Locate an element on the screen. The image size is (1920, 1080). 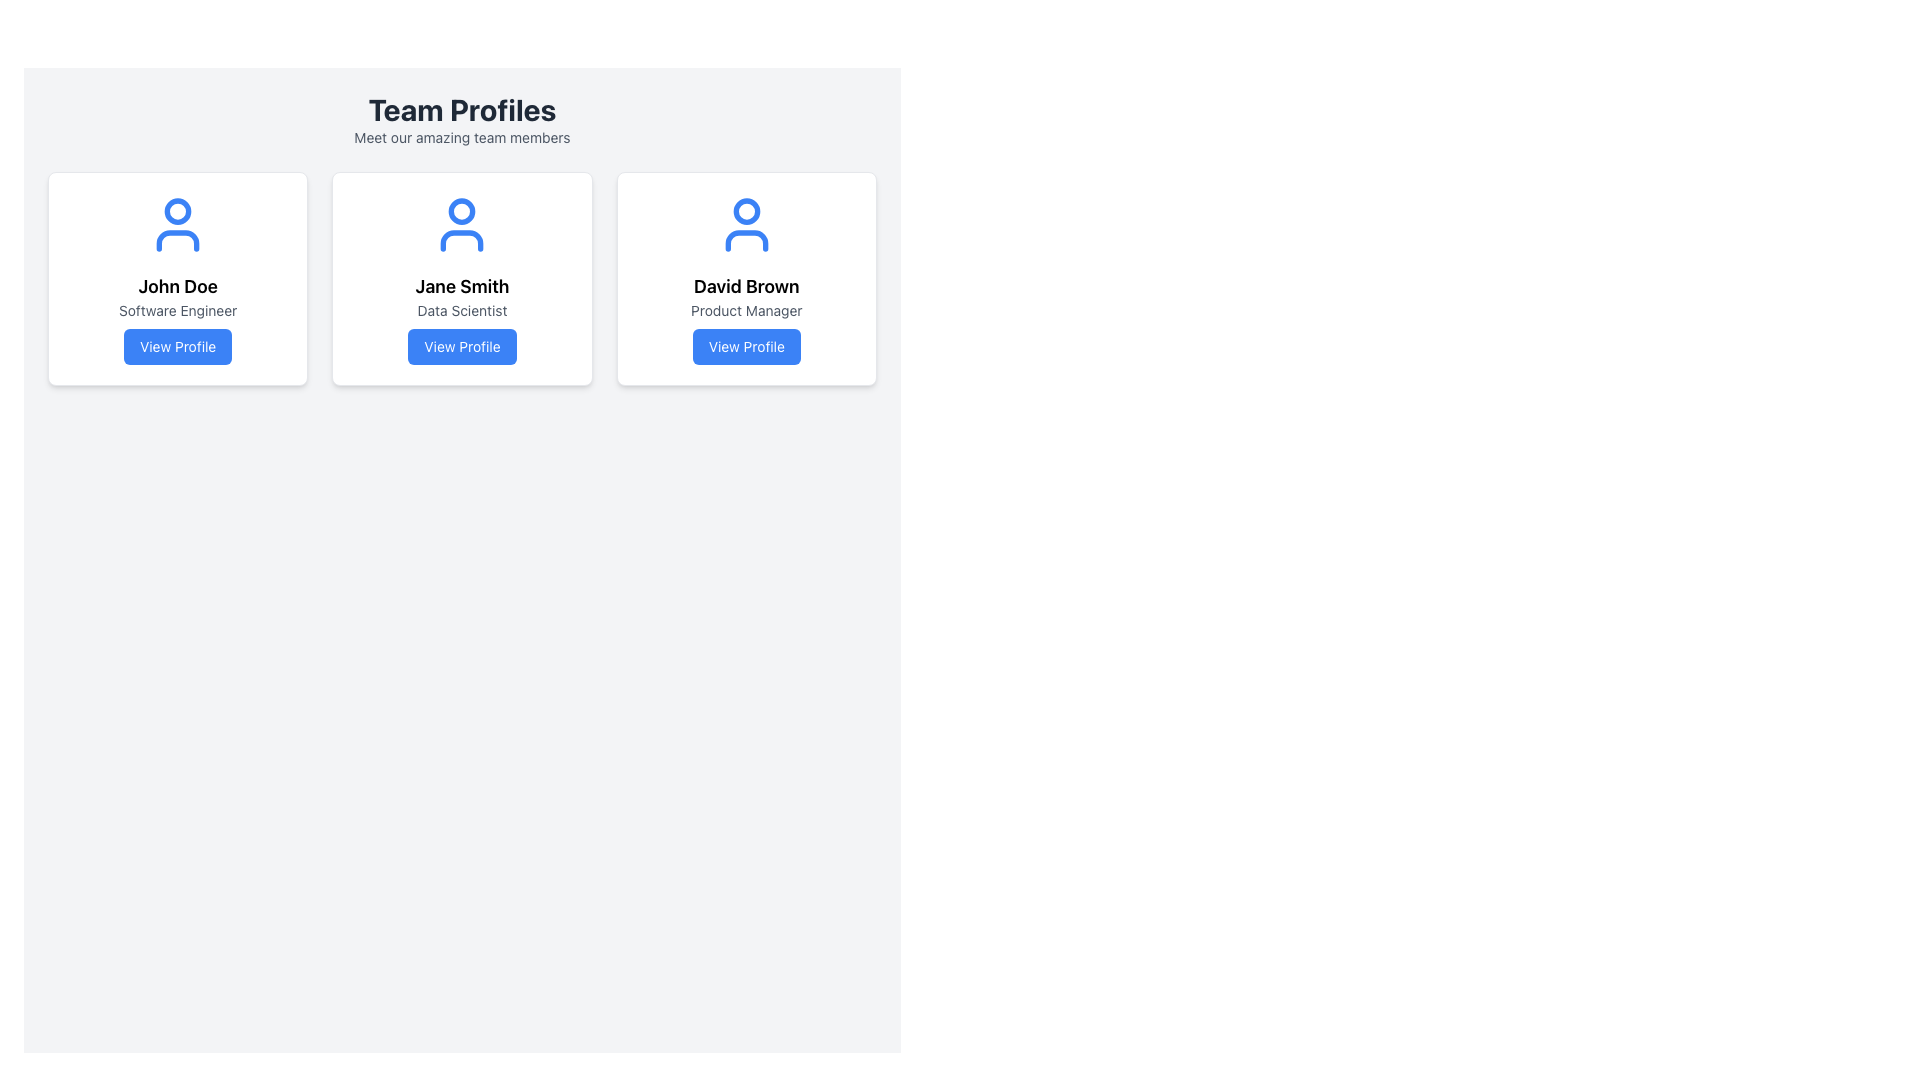
the lower half of the person icon representing the user profile for 'David Brown', which is styled with a blue stroke and located centrally within the profile card is located at coordinates (745, 239).